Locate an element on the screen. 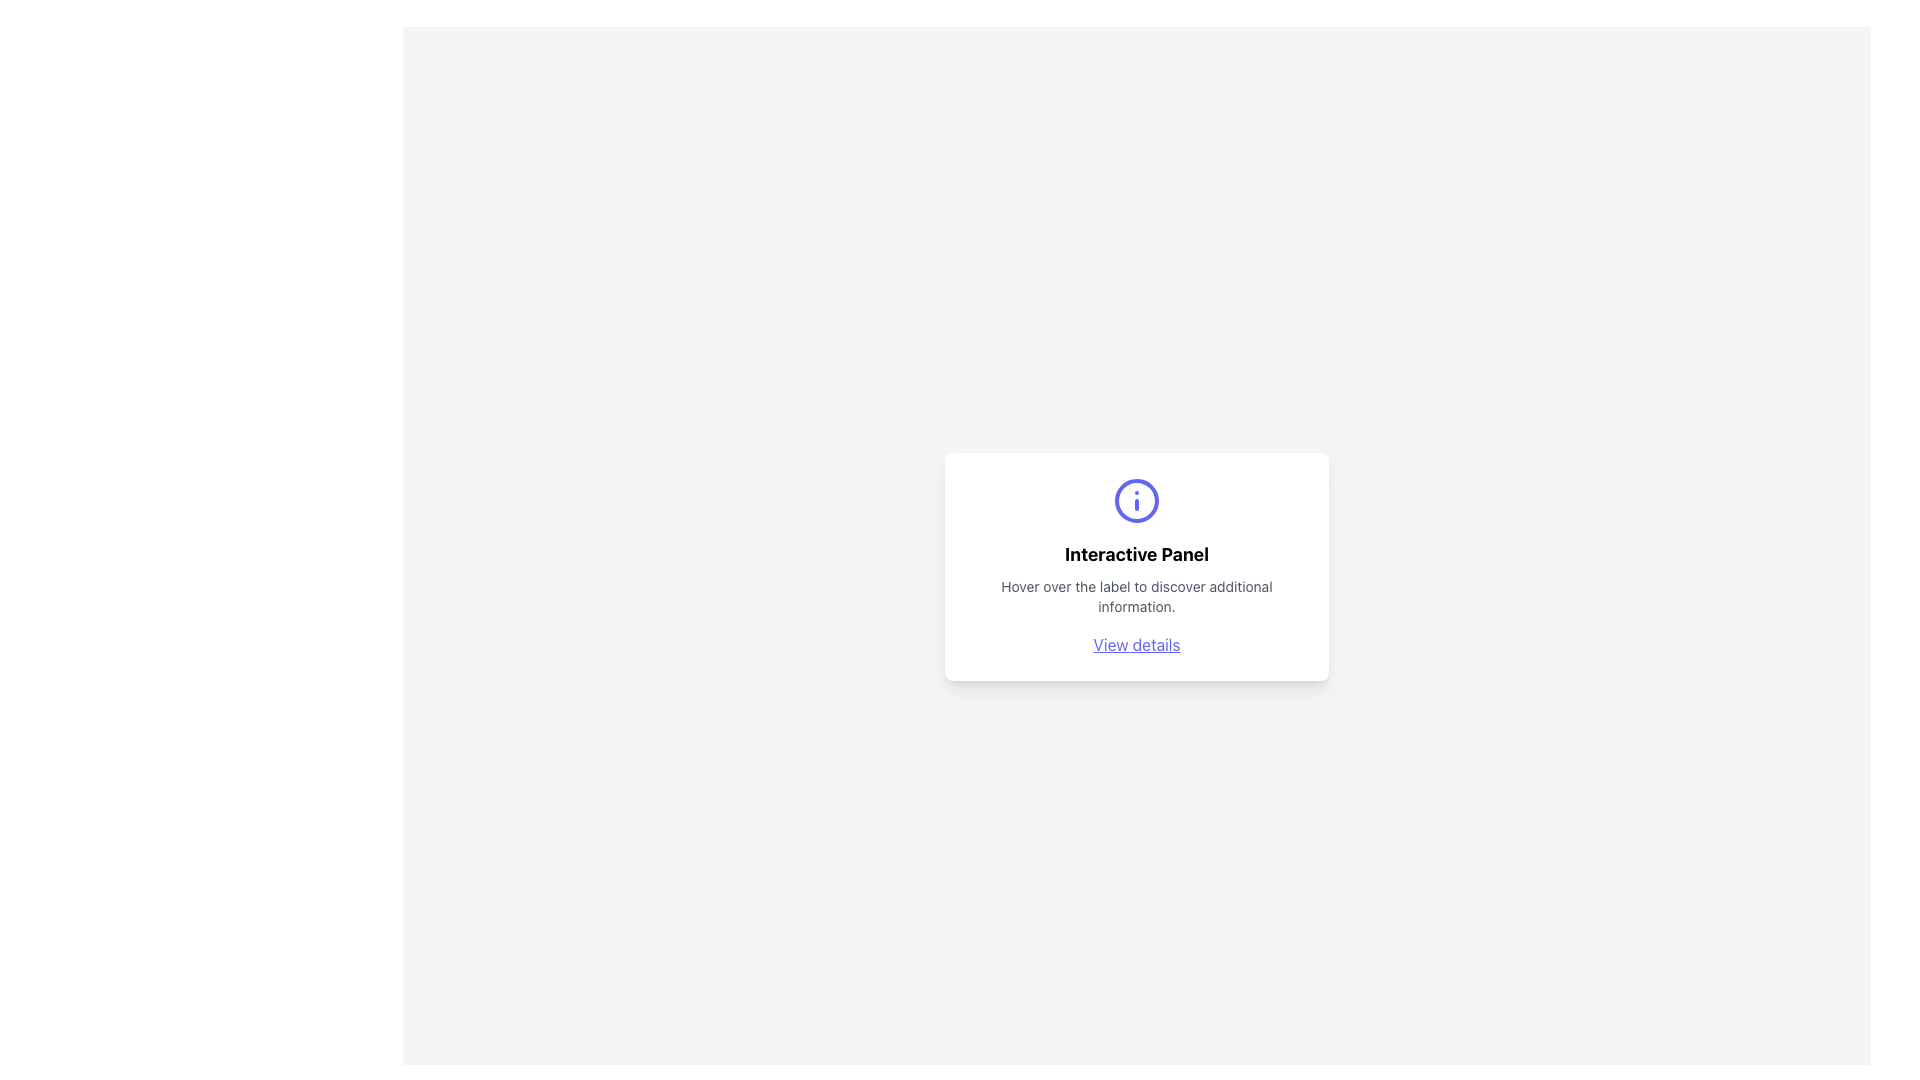 The width and height of the screenshot is (1920, 1080). the static text that reads 'Hover over the label to discover additional information.' located below the 'Interactive Panel' title is located at coordinates (1137, 596).